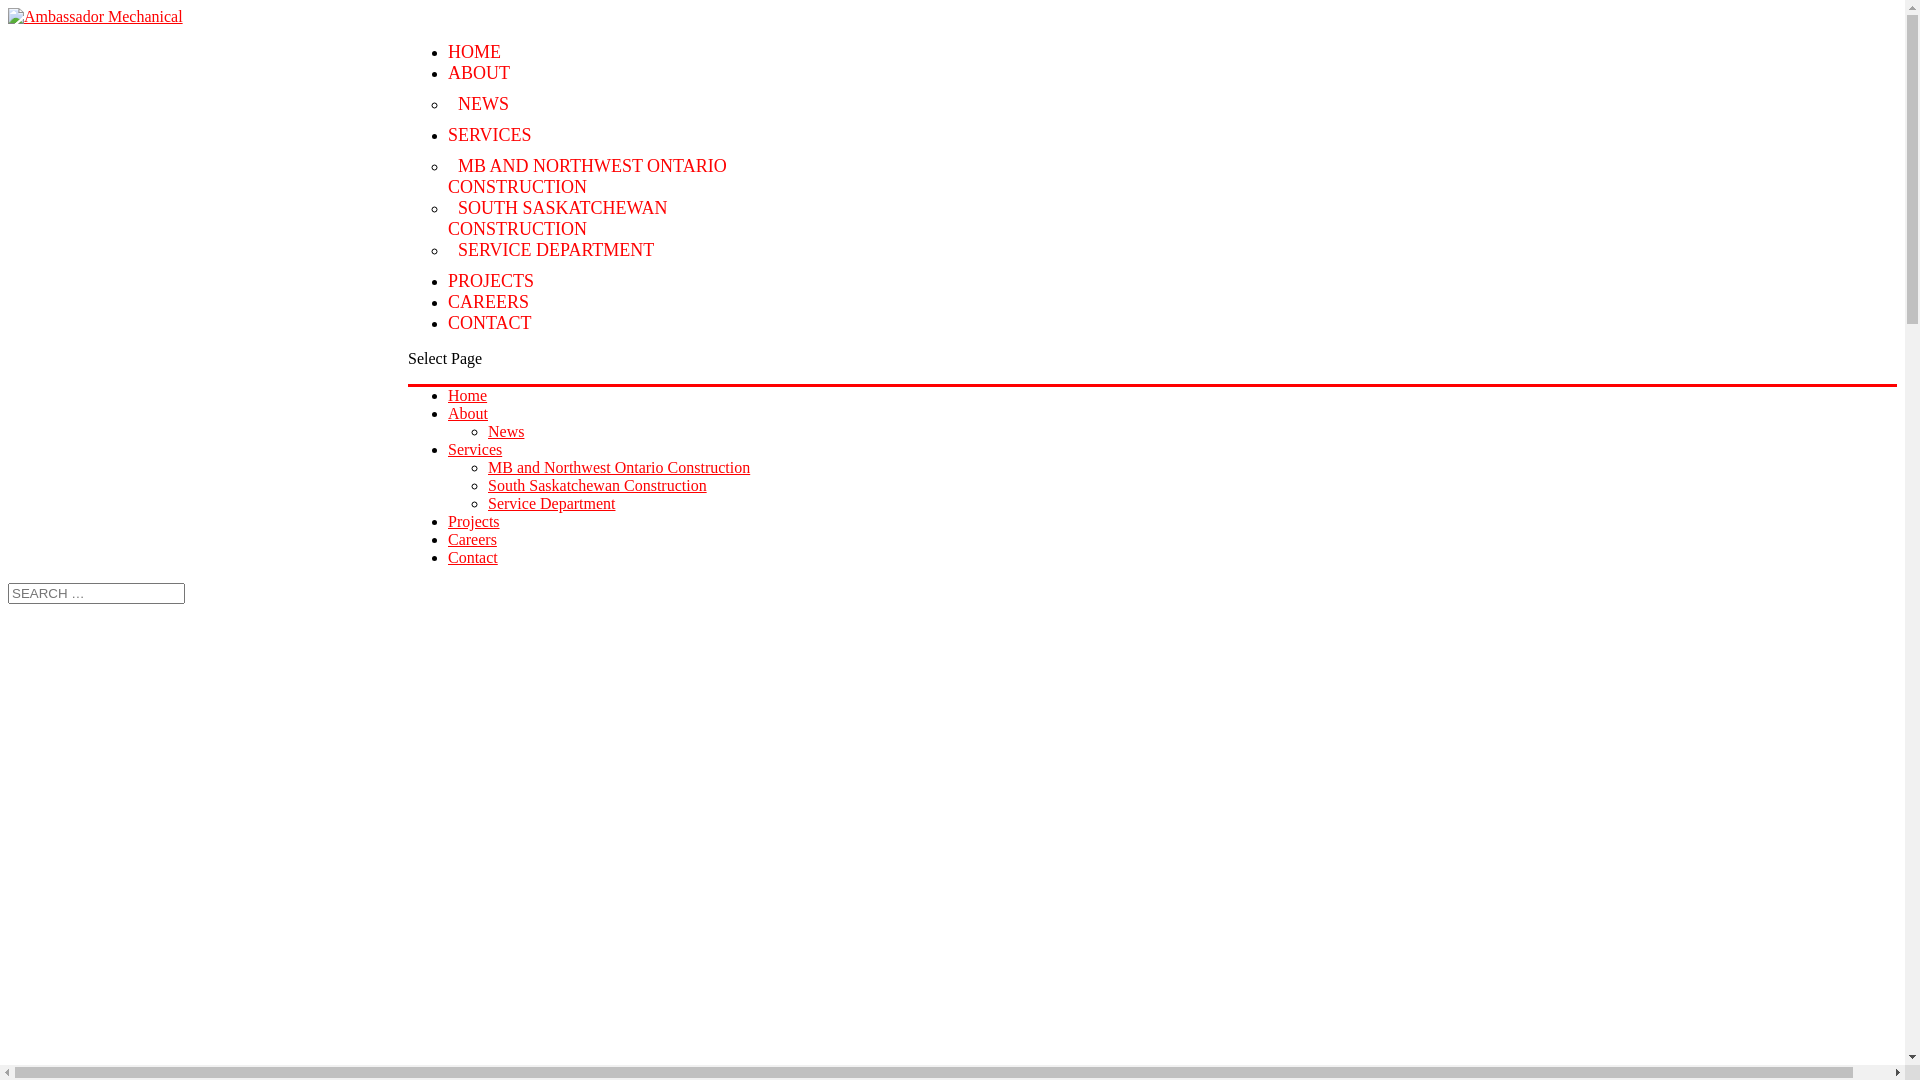 Image resolution: width=1920 pixels, height=1080 pixels. Describe the element at coordinates (483, 104) in the screenshot. I see `'NEWS'` at that location.